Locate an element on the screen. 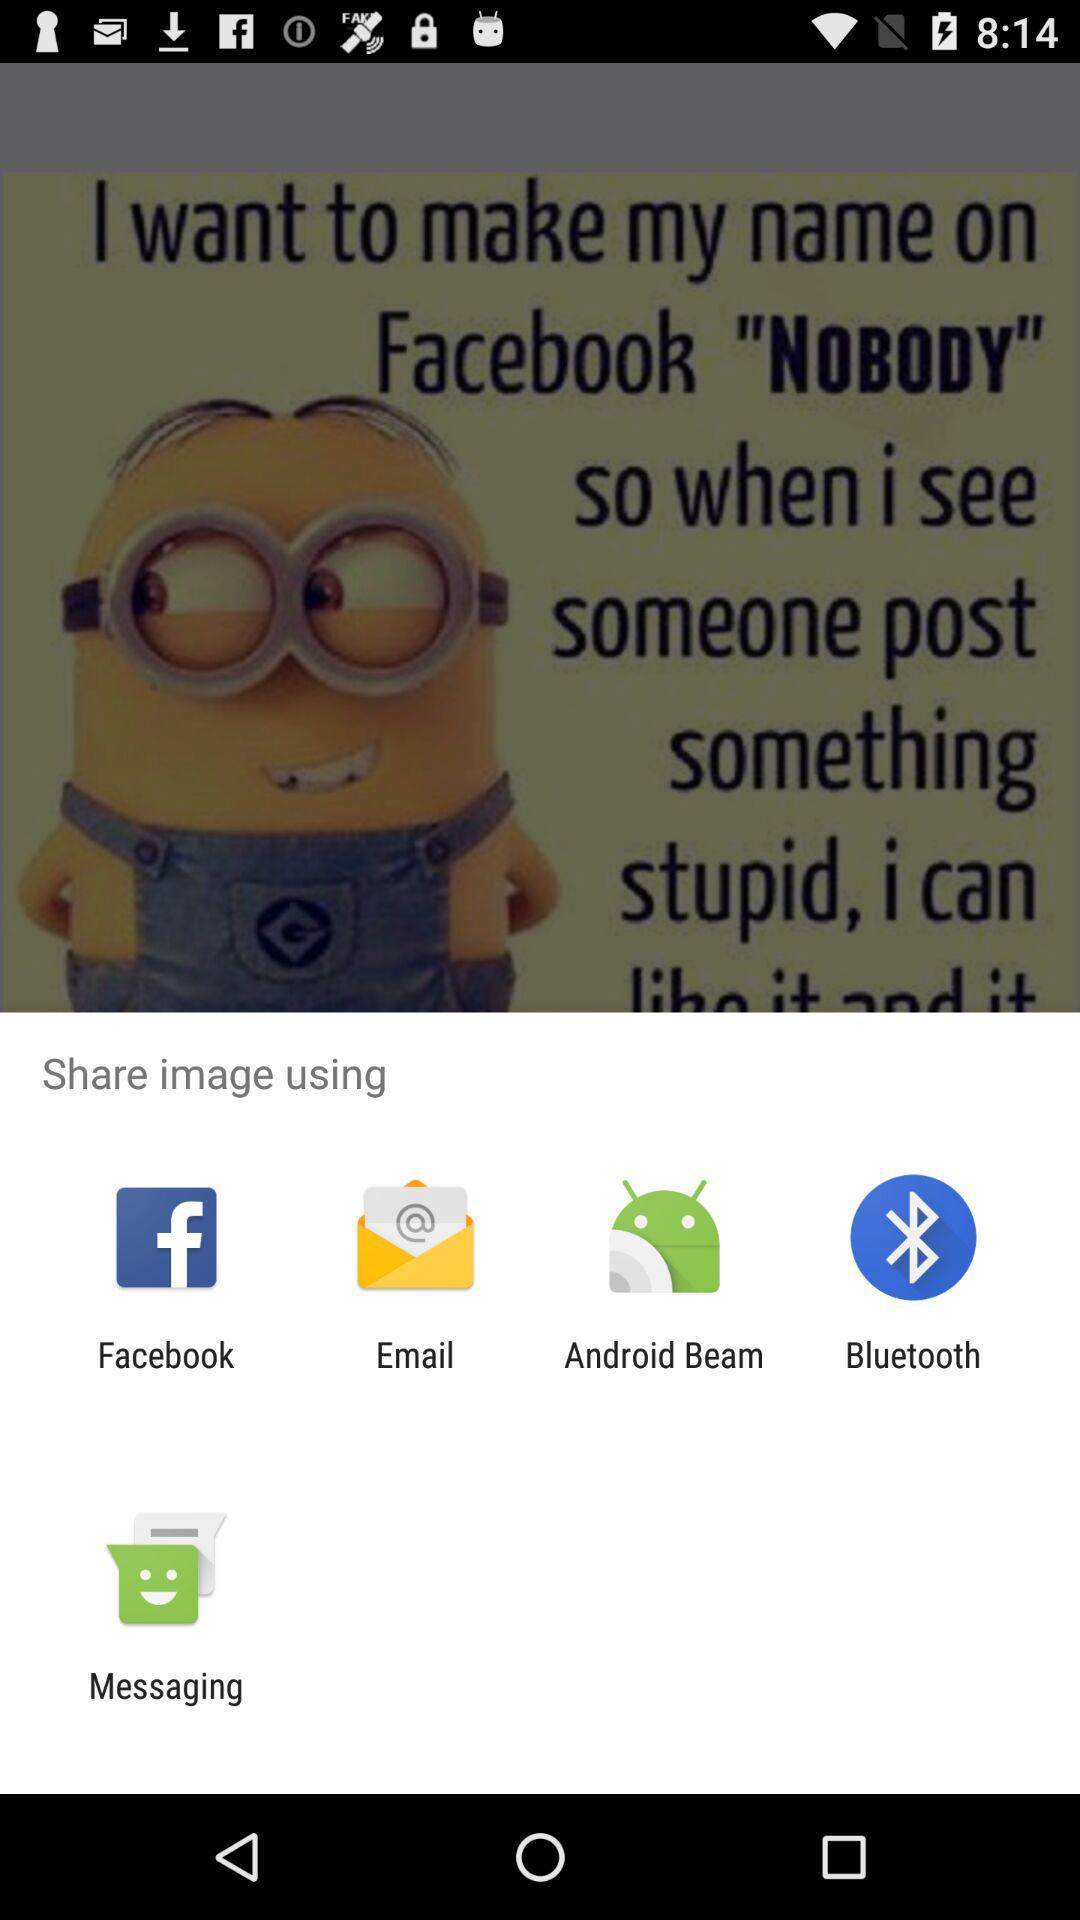 The height and width of the screenshot is (1920, 1080). item next to the email icon is located at coordinates (165, 1374).